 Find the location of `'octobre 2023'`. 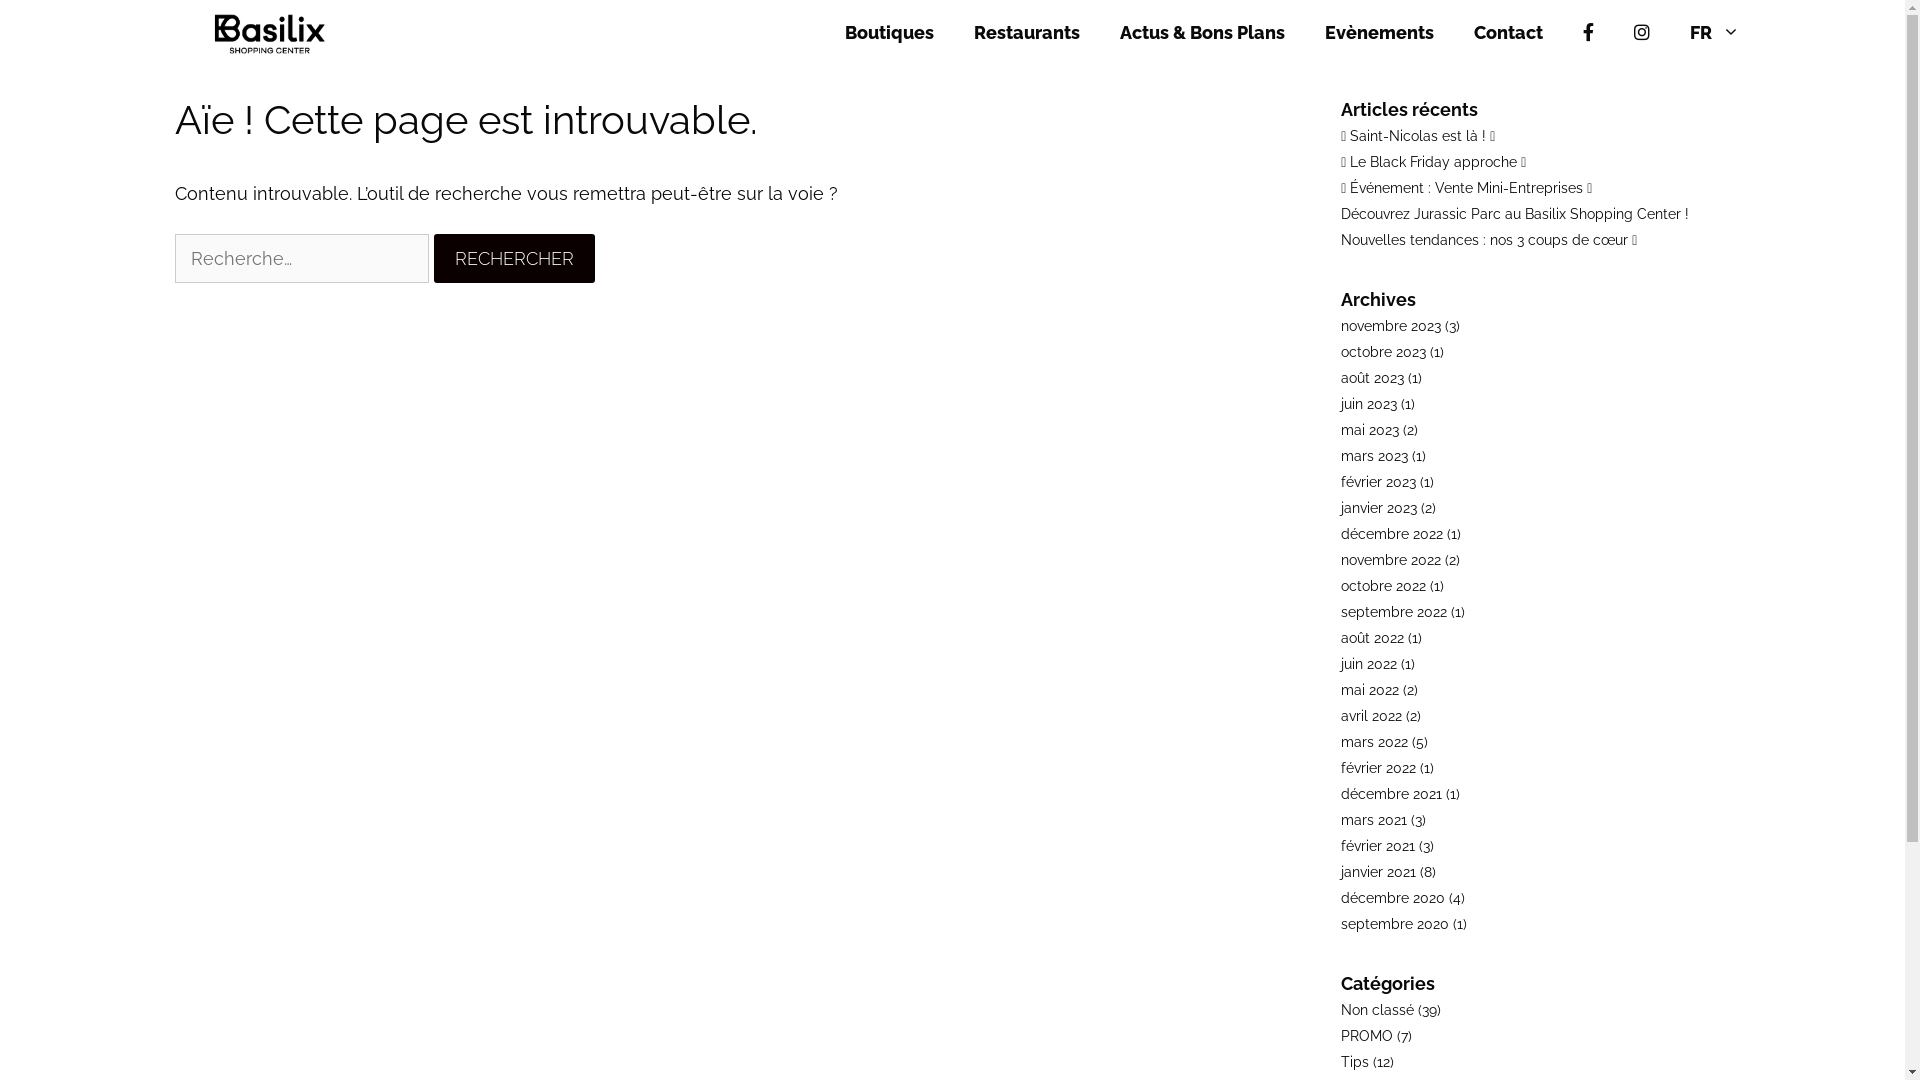

'octobre 2023' is located at coordinates (1340, 350).